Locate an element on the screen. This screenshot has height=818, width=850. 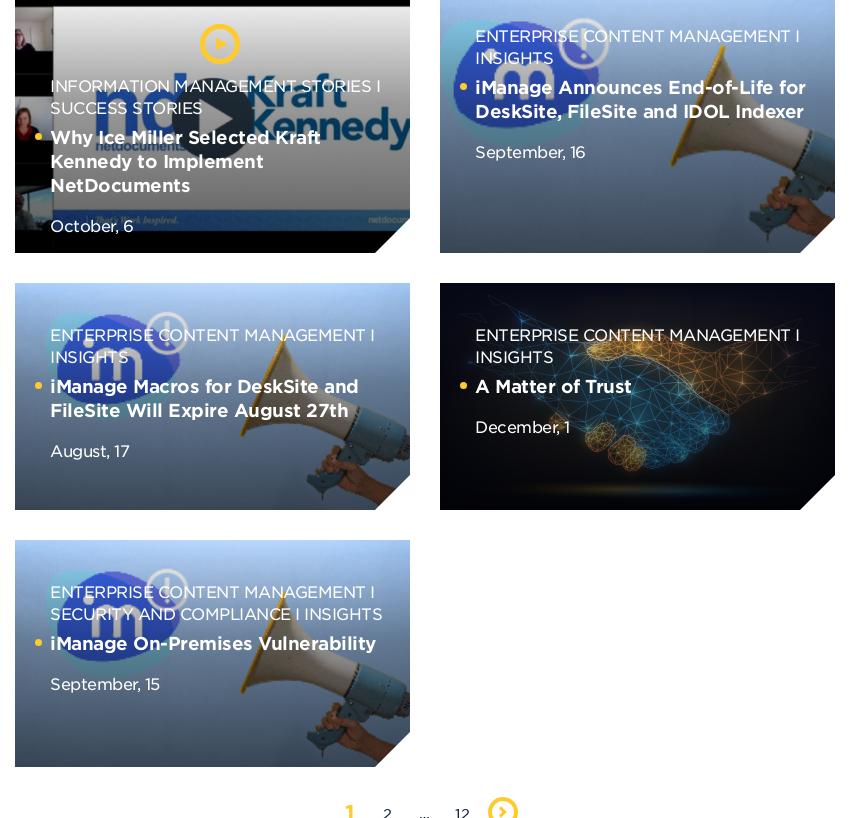
'September, 15' is located at coordinates (103, 682).